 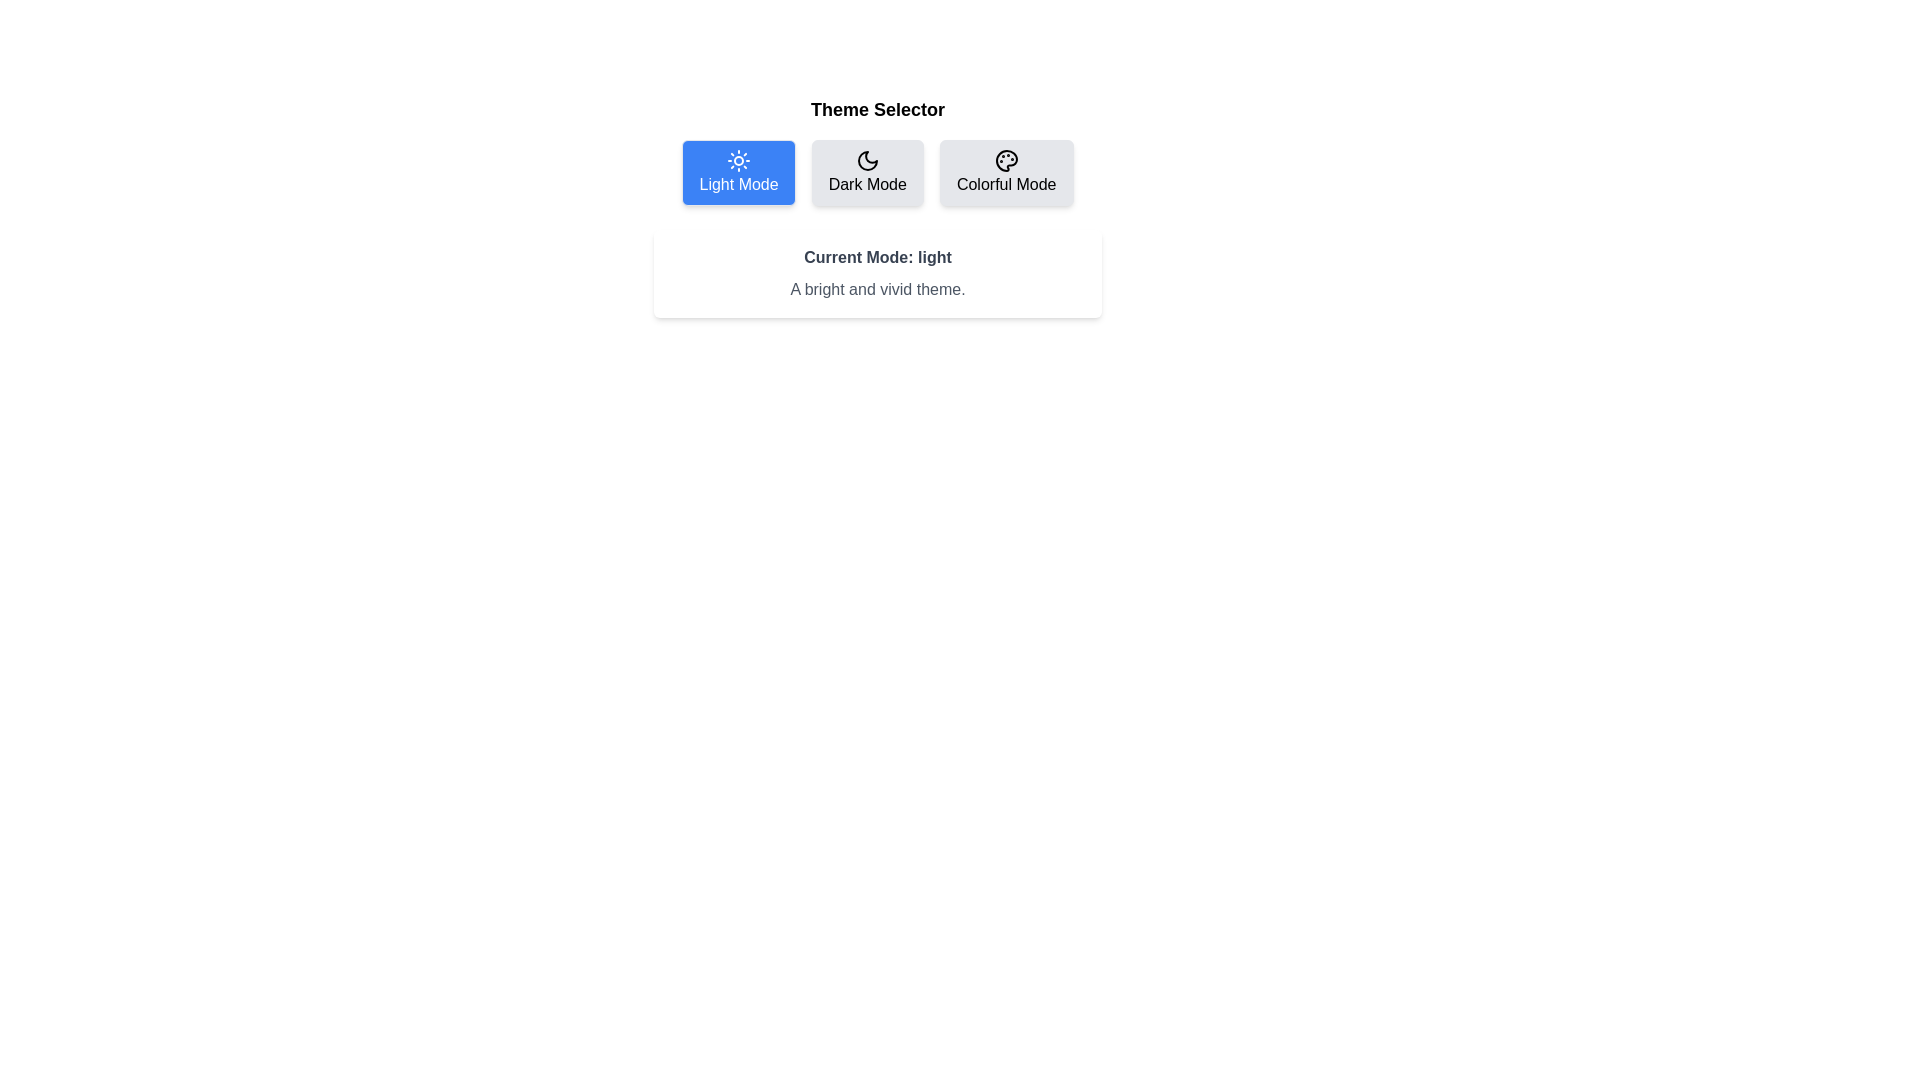 I want to click on the 'Dark Mode' text label, which is part of a selectable button for changing themes within the application interface, so click(x=867, y=185).